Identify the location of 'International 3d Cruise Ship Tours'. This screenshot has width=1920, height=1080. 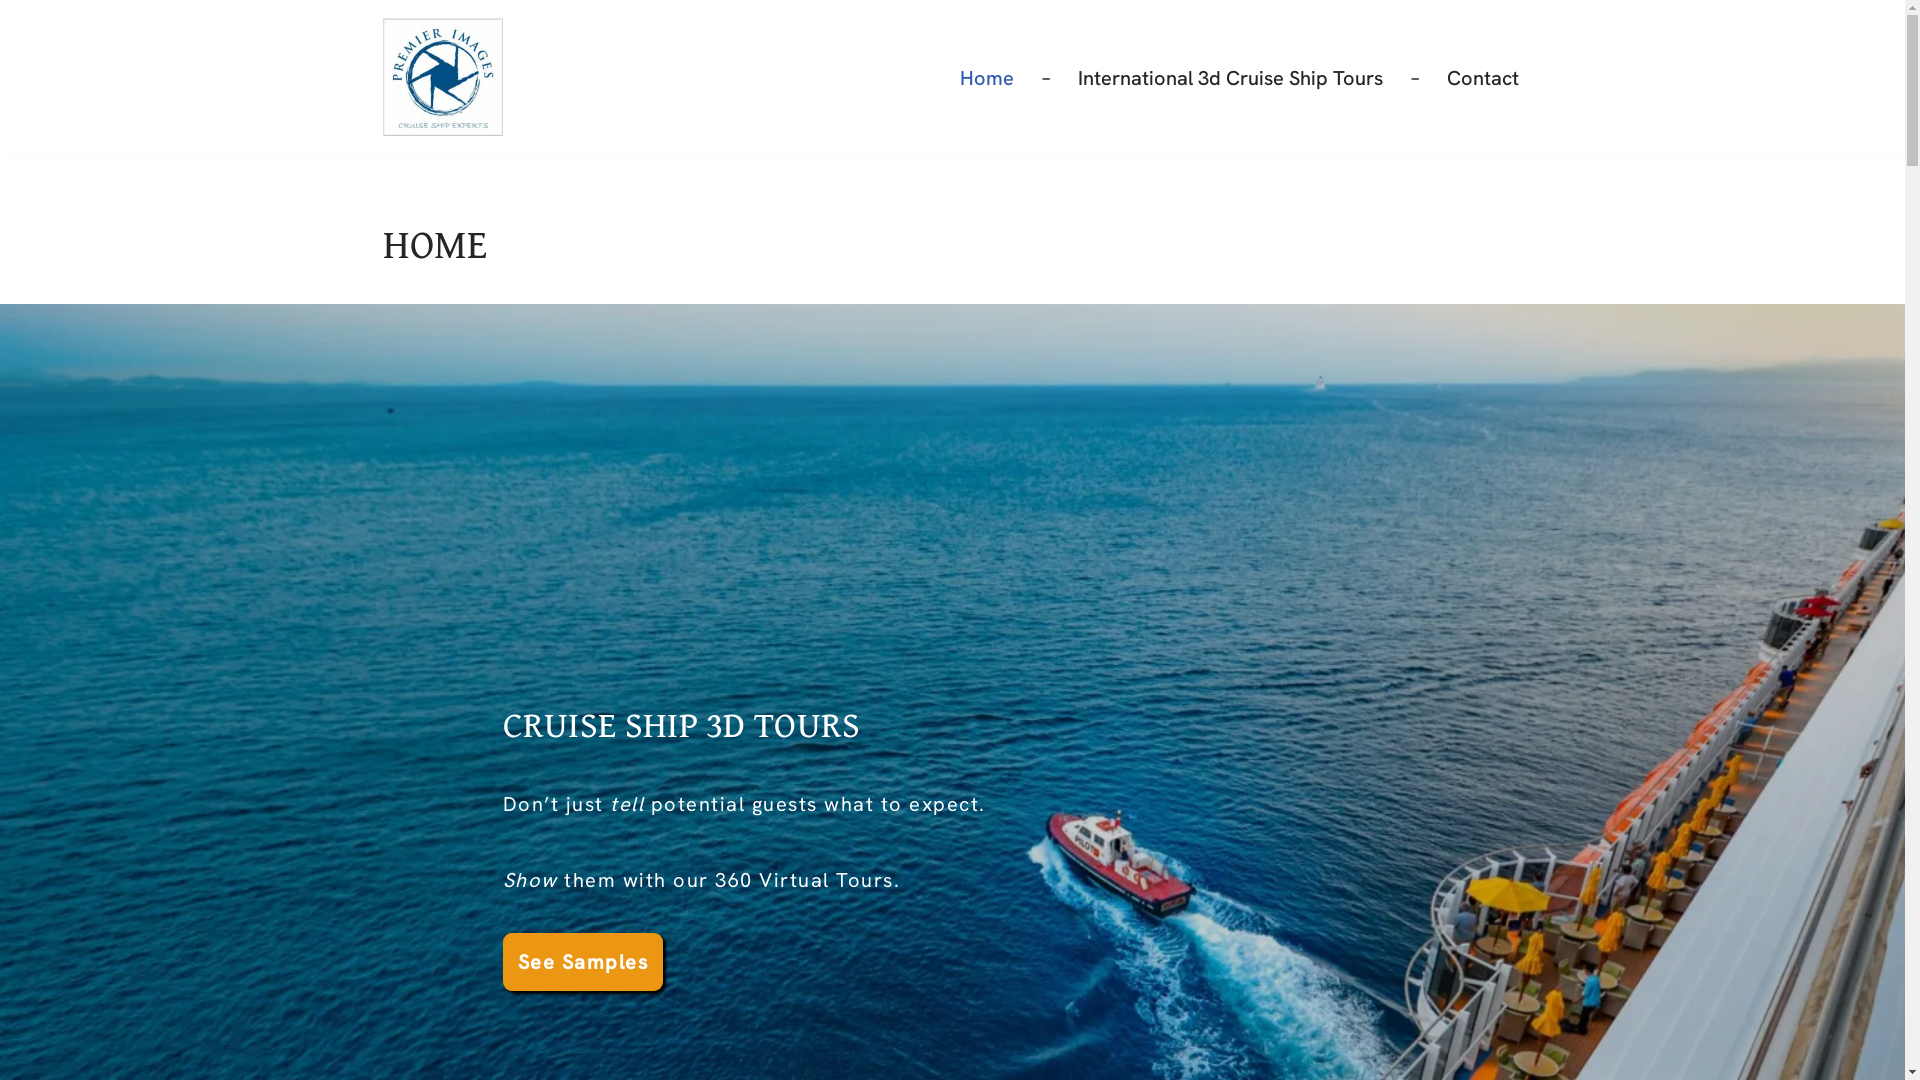
(1229, 76).